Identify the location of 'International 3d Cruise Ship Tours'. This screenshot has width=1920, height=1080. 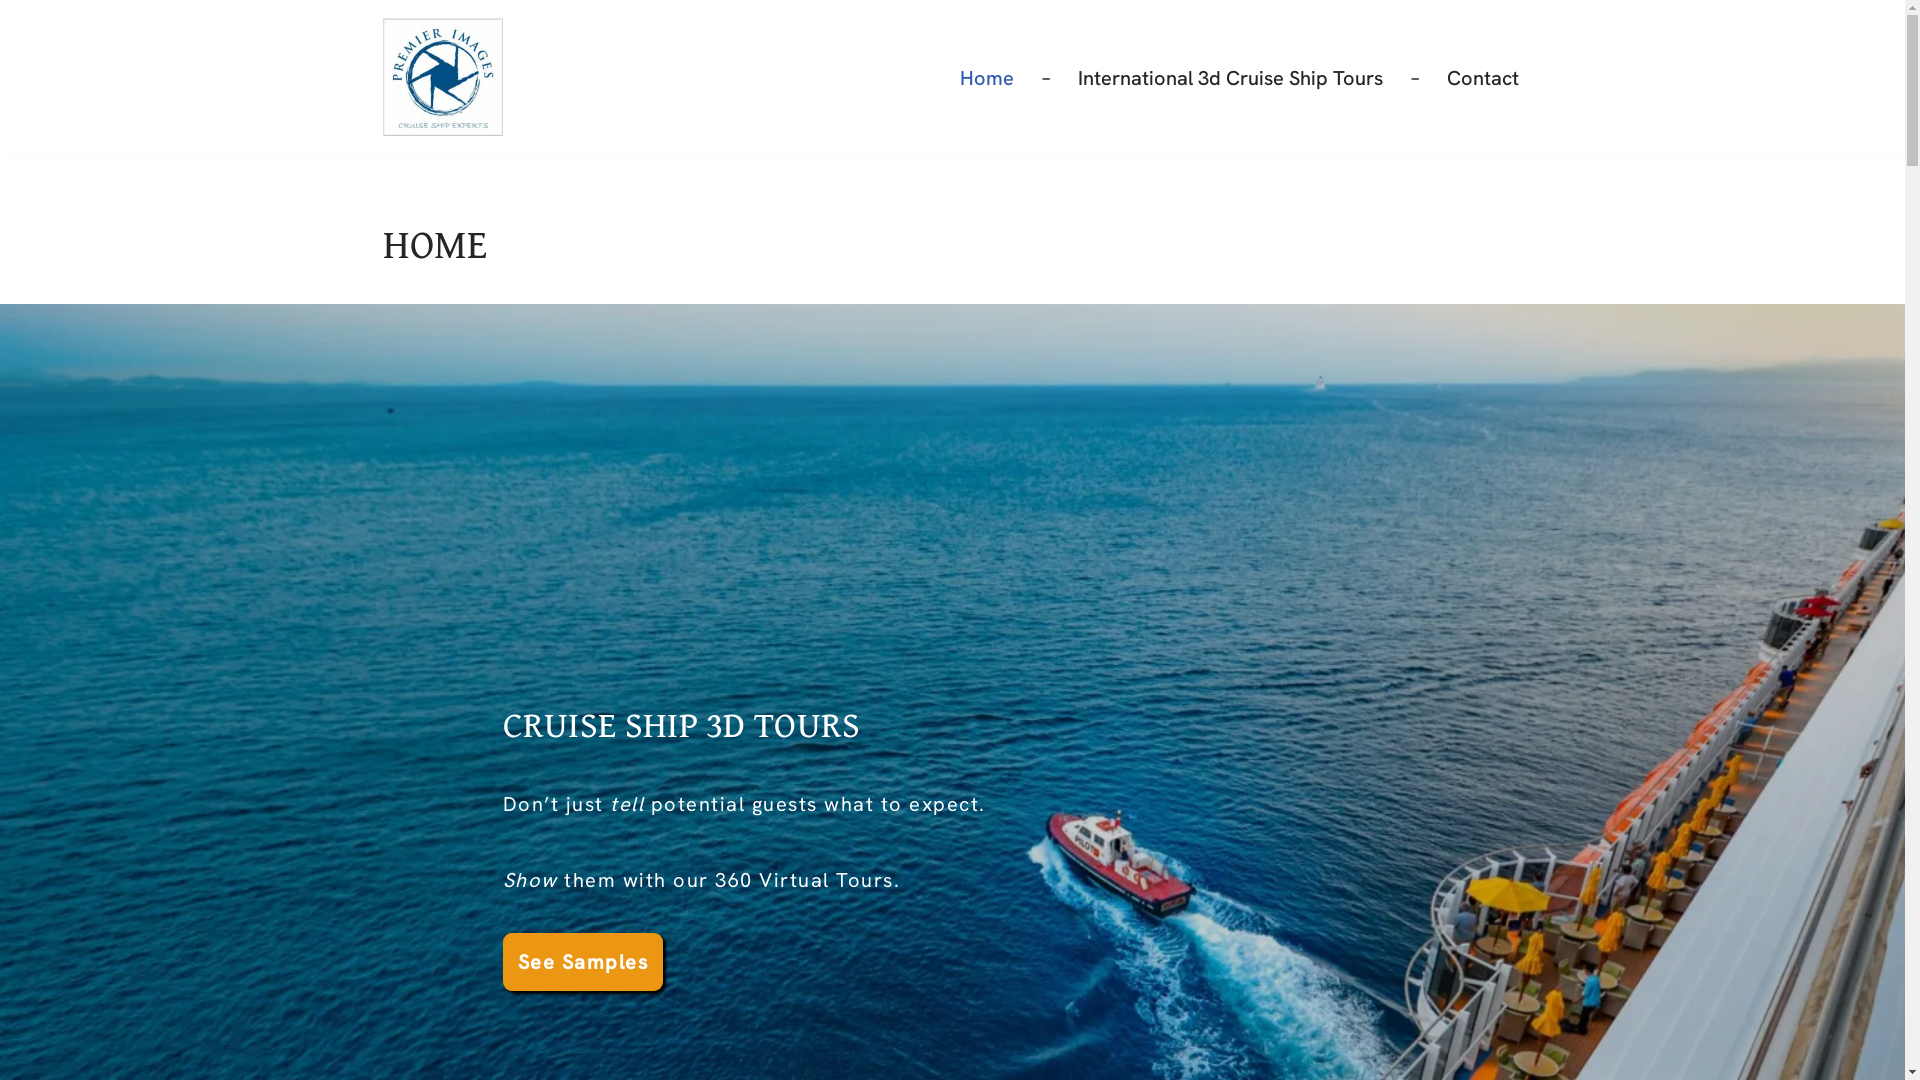
(1229, 76).